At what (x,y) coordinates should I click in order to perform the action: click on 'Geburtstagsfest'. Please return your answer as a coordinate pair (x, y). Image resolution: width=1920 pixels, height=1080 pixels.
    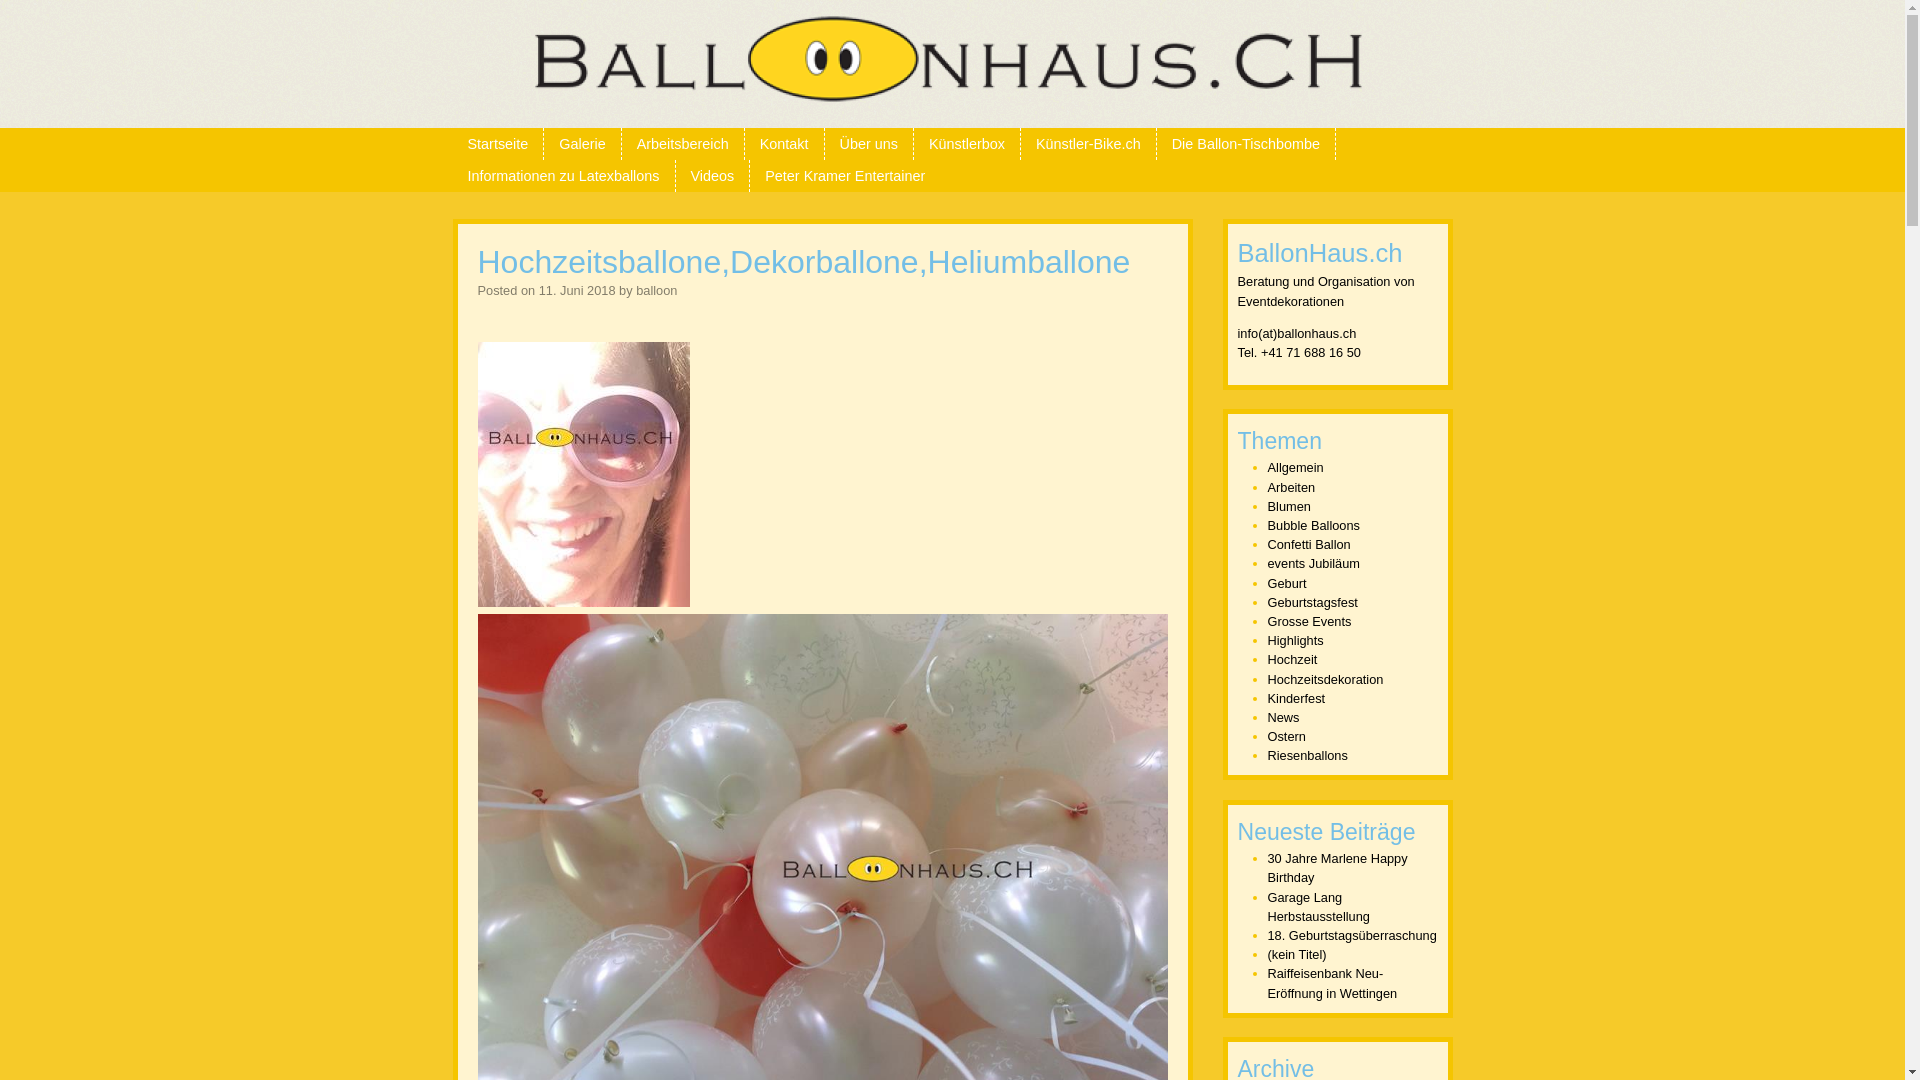
    Looking at the image, I should click on (1313, 601).